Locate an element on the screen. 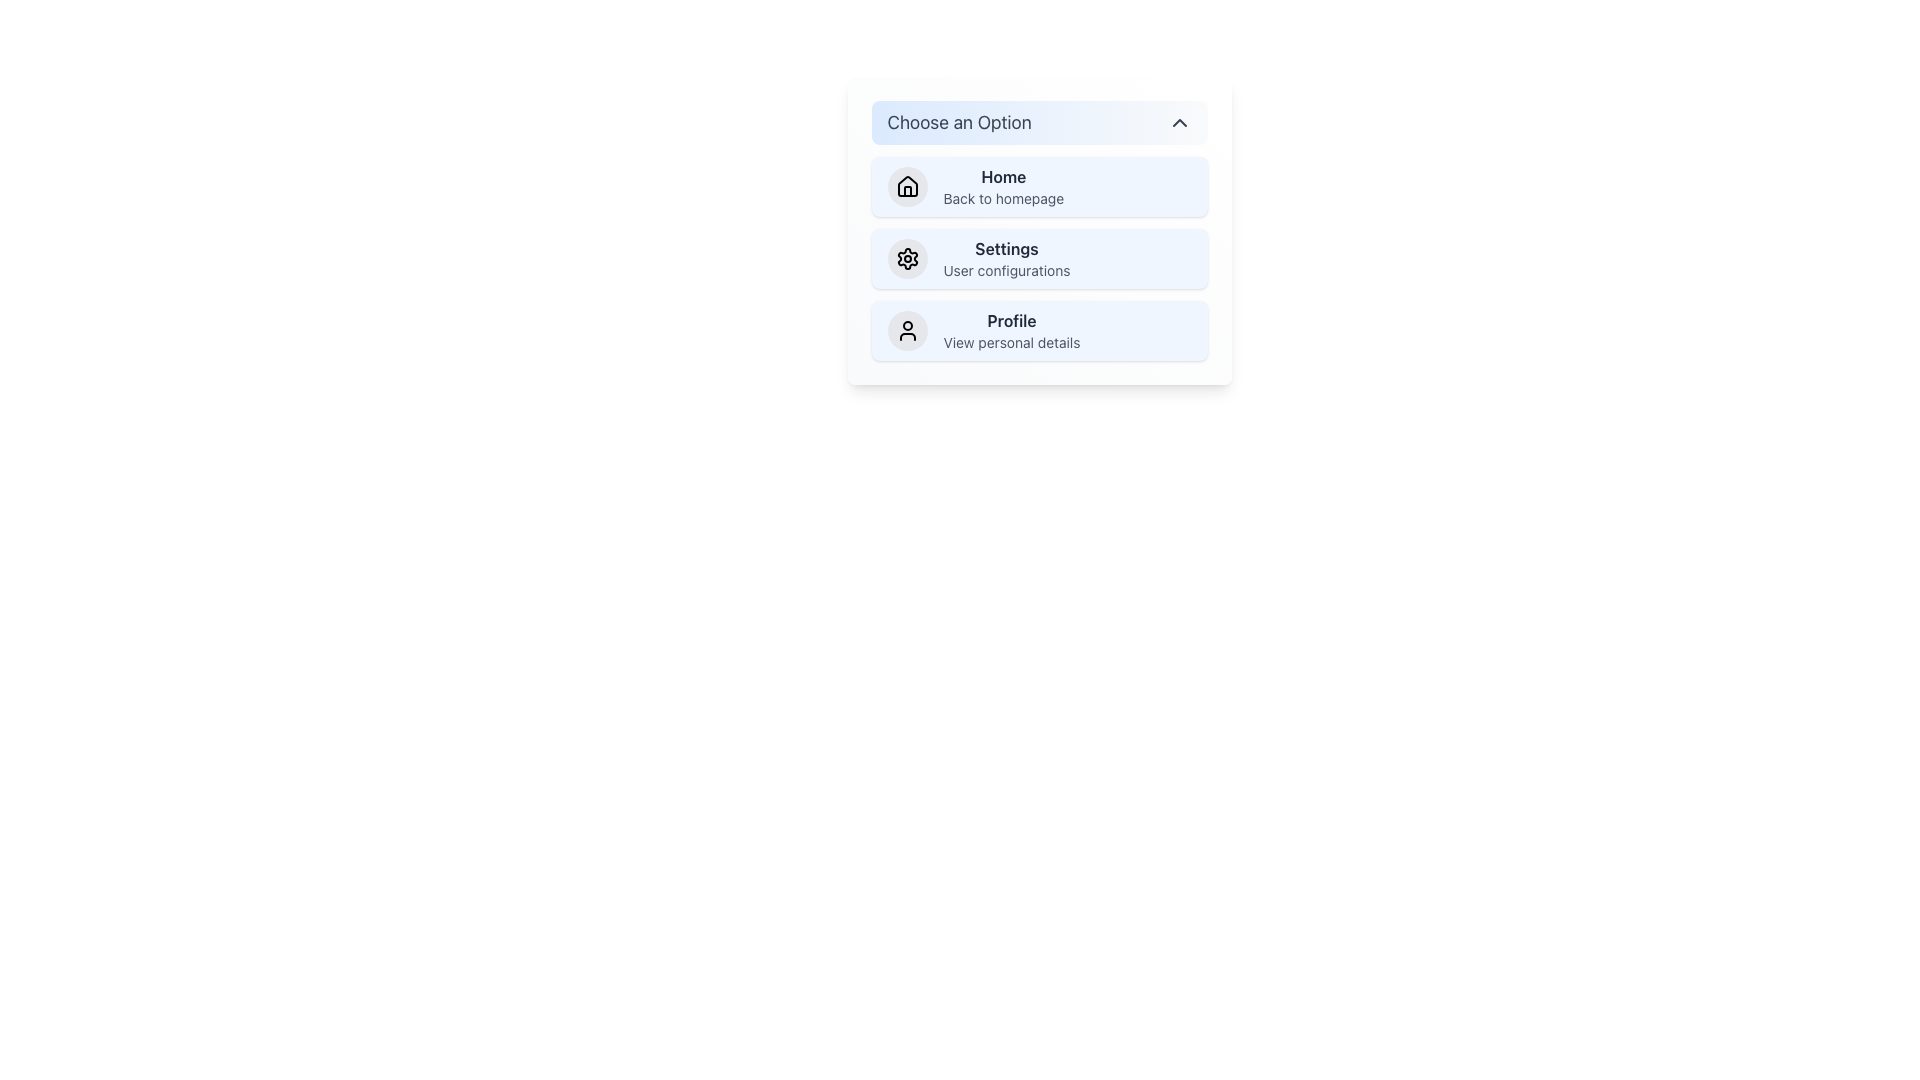 The image size is (1920, 1080). text from the 'Choose an Option' label, which is a bold grayish-blue text located at the top center of the dropdown menu is located at coordinates (958, 123).